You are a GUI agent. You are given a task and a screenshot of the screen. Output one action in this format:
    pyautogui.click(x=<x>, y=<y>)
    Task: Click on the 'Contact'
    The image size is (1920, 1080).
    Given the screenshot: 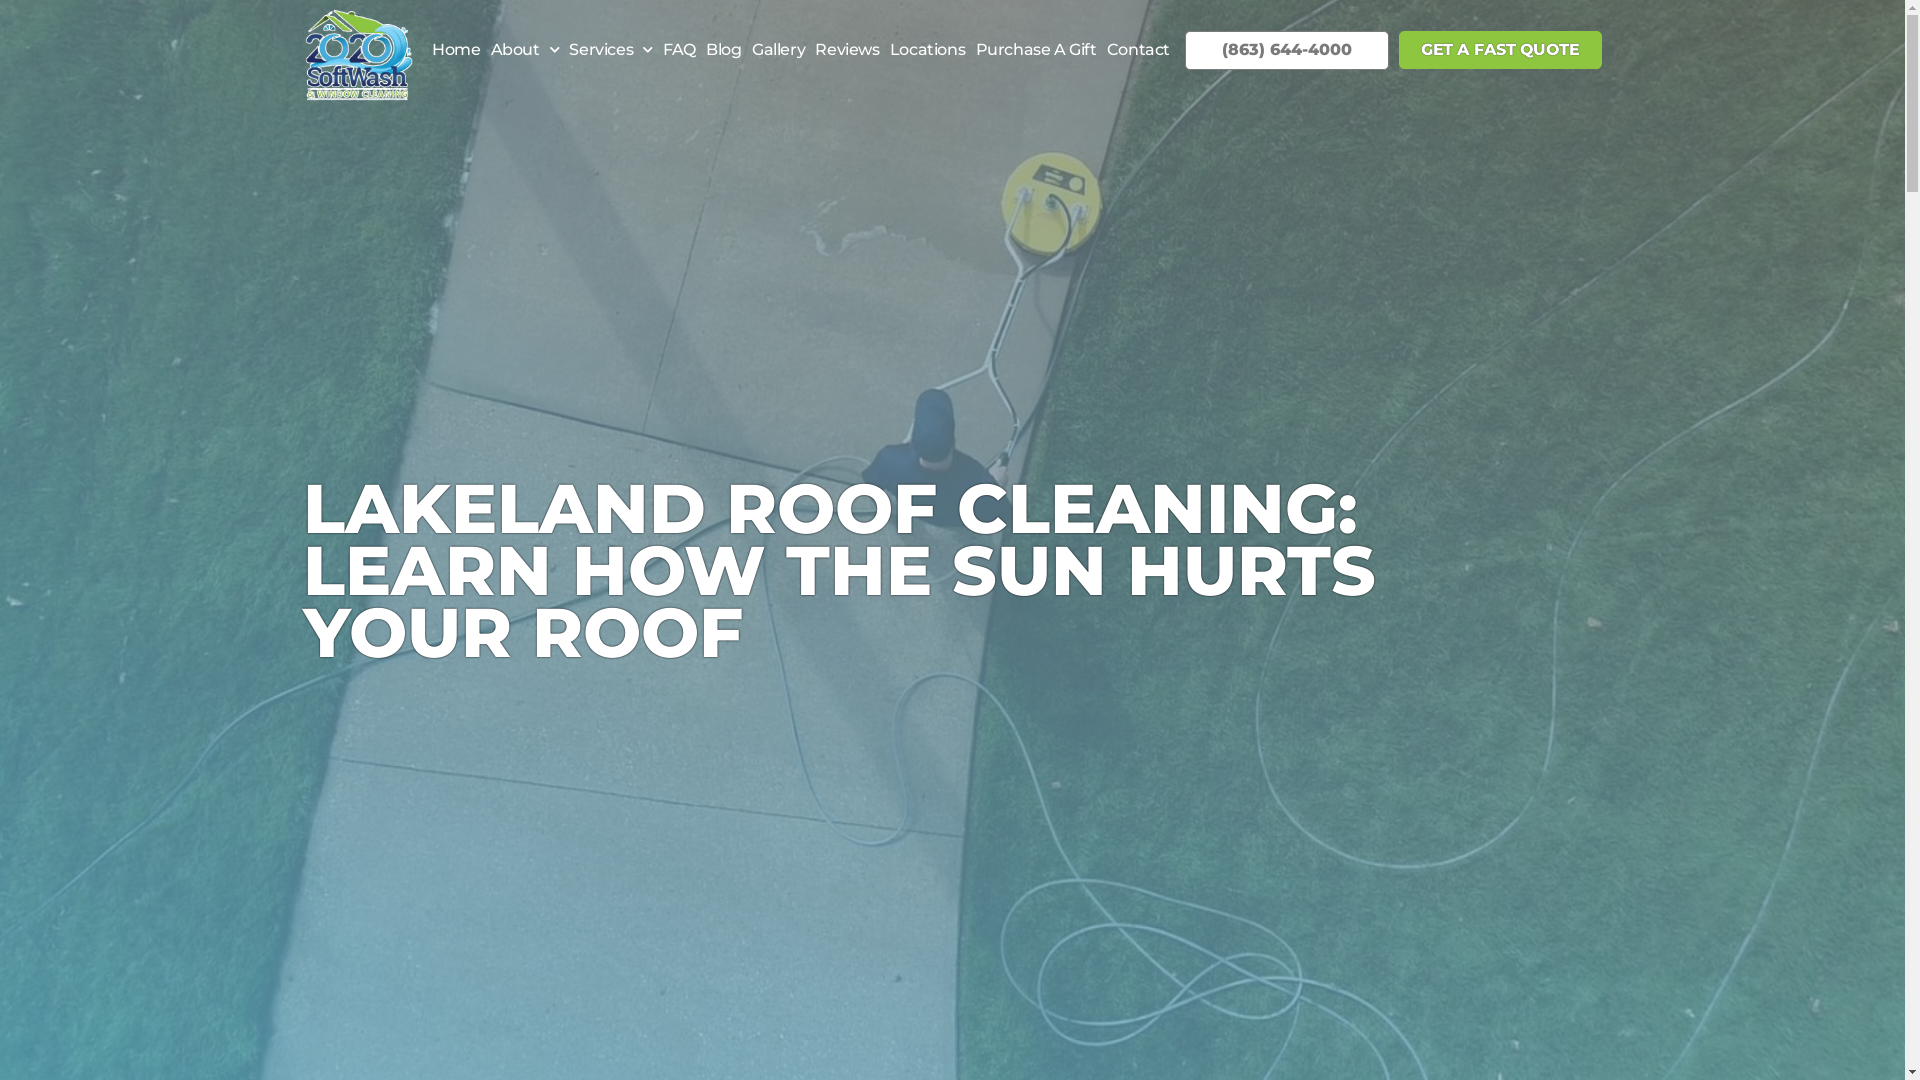 What is the action you would take?
    pyautogui.click(x=1138, y=49)
    